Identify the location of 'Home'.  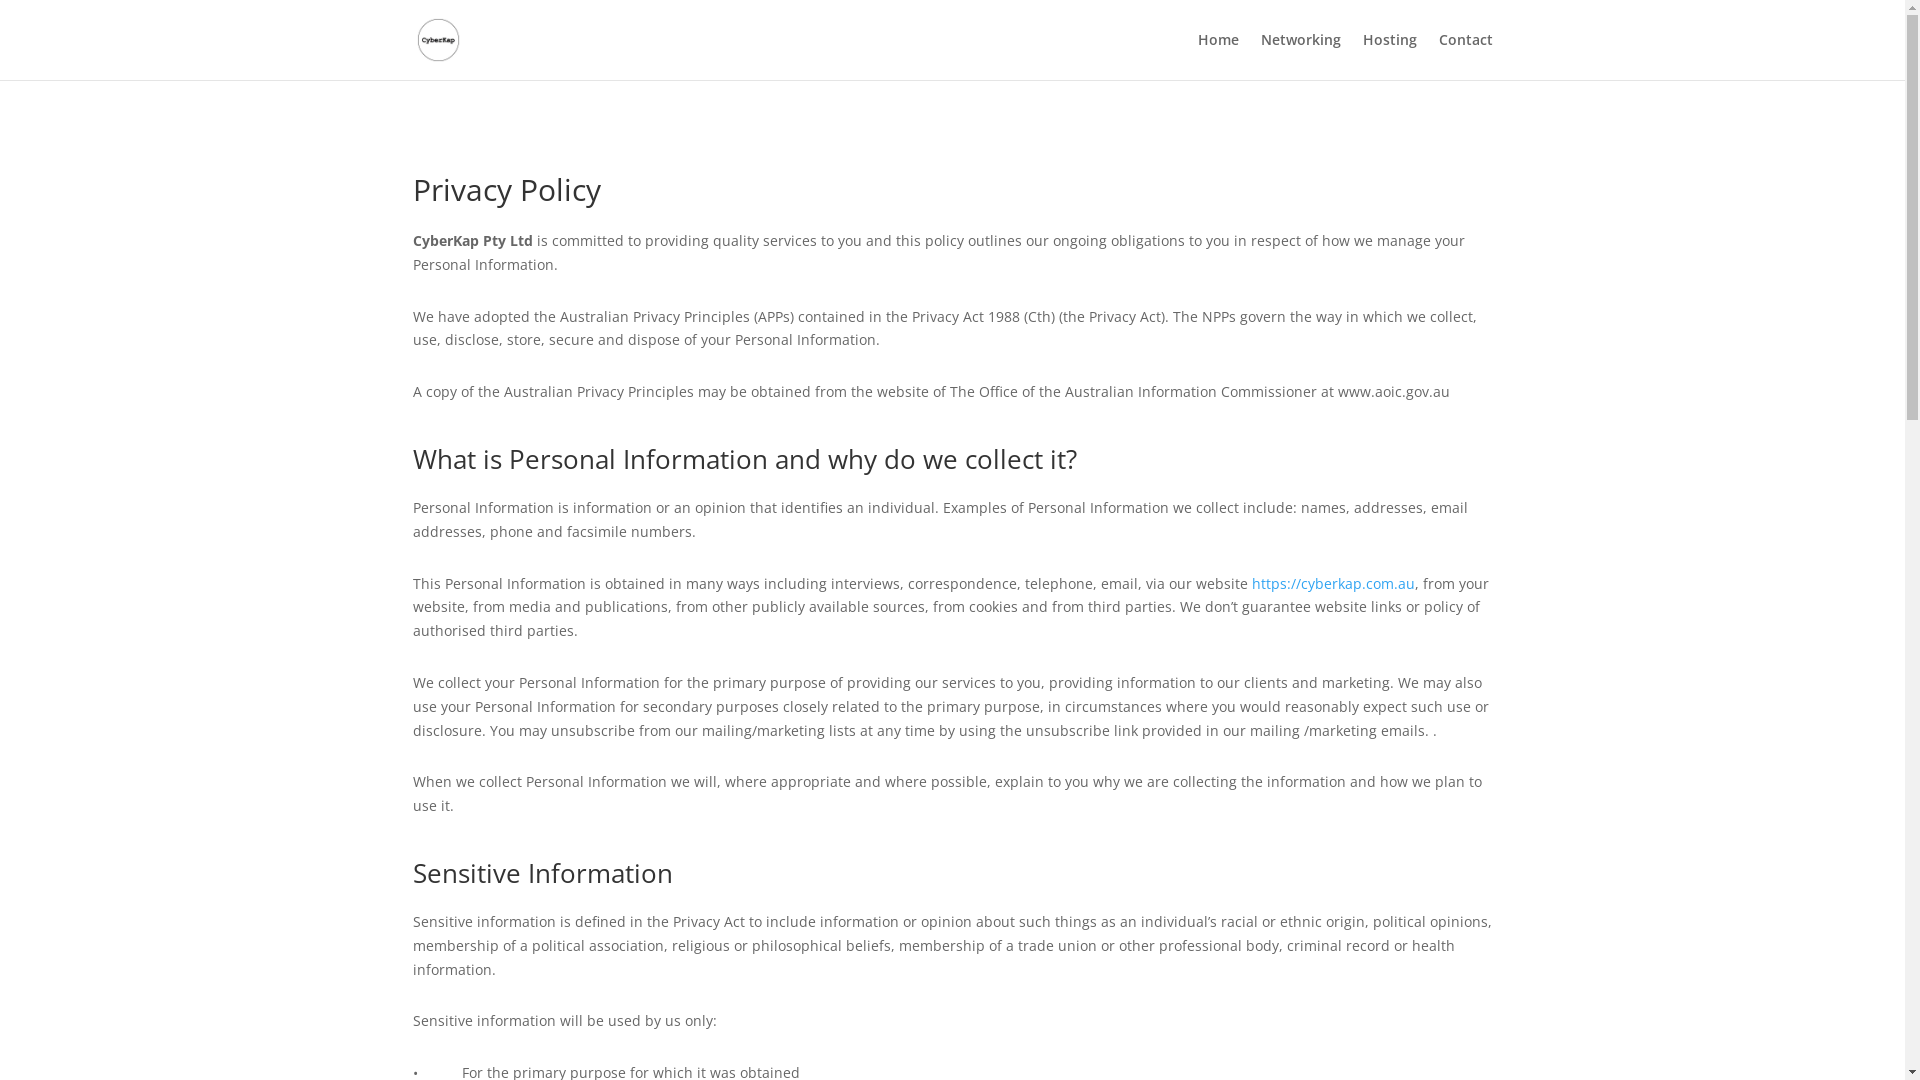
(1198, 55).